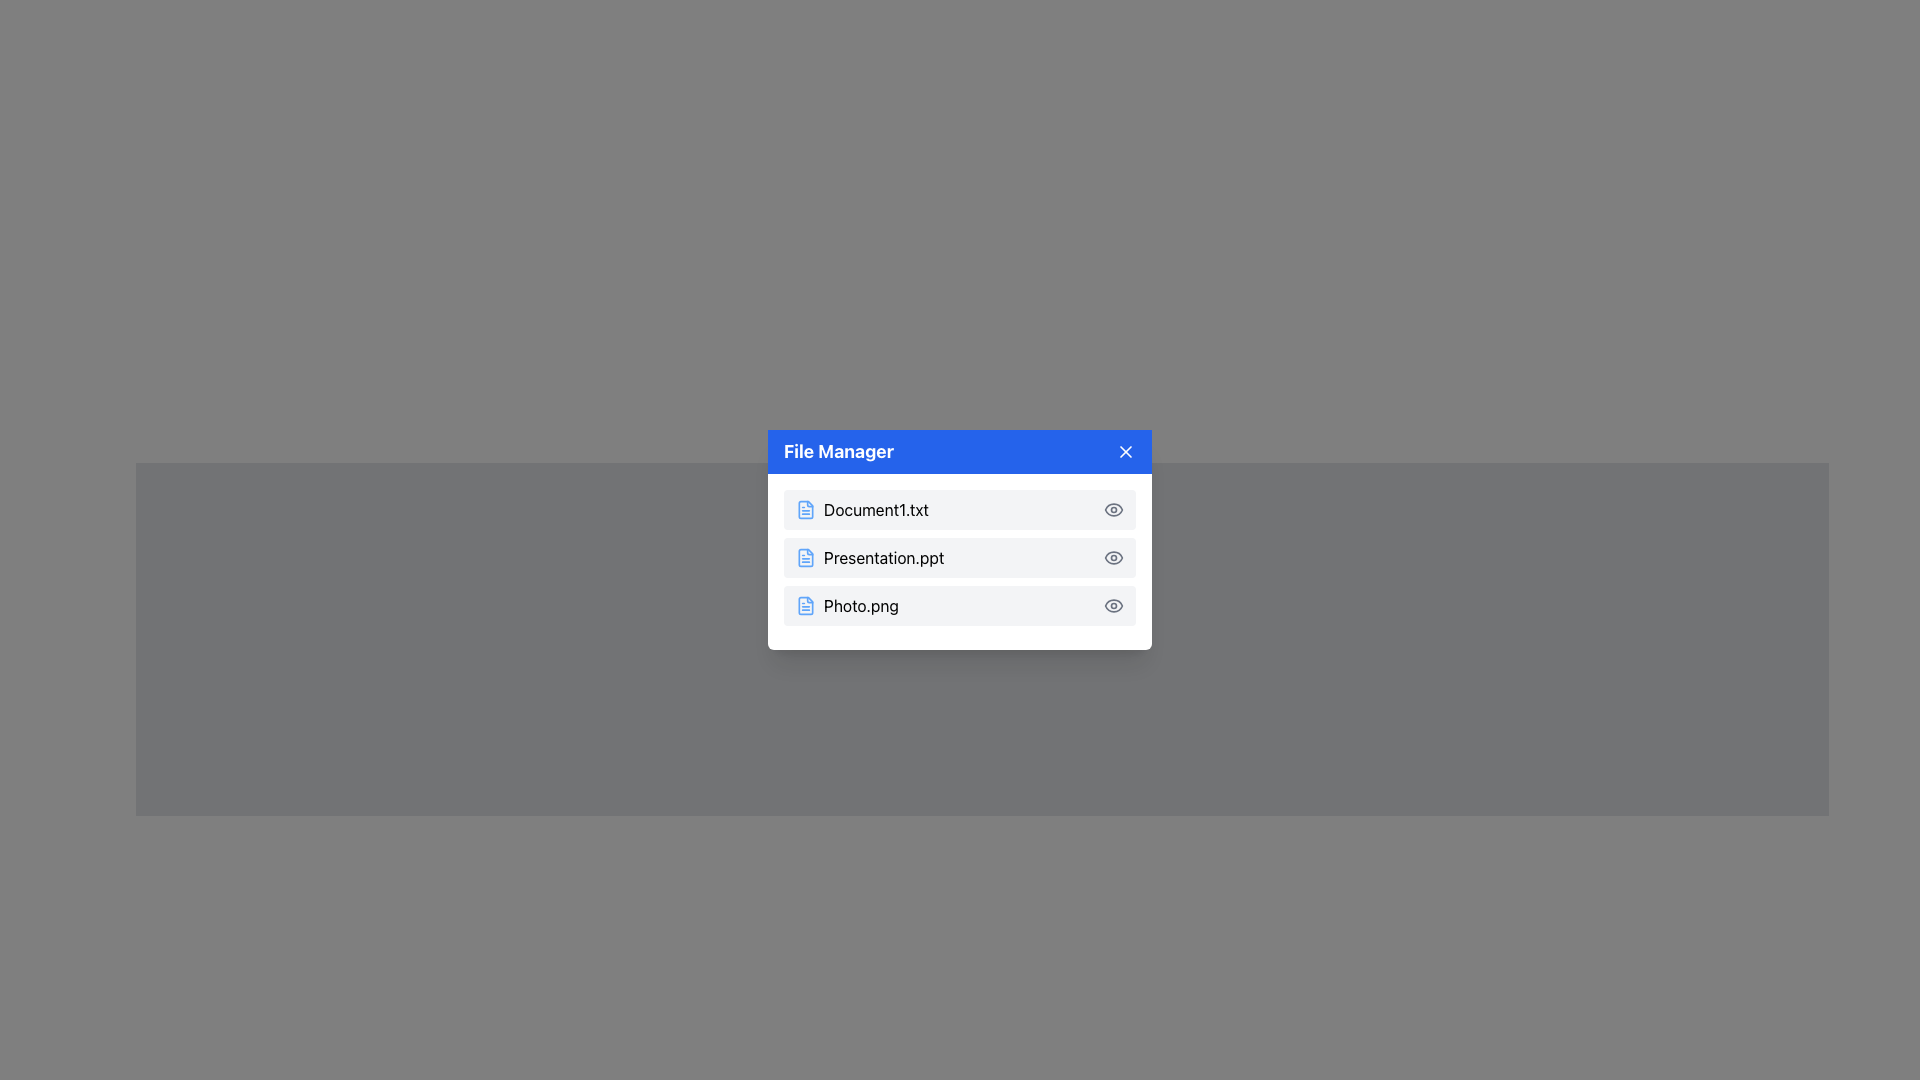  What do you see at coordinates (861, 604) in the screenshot?
I see `the static text label displaying the file name 'Photo.png' in the file manager` at bounding box center [861, 604].